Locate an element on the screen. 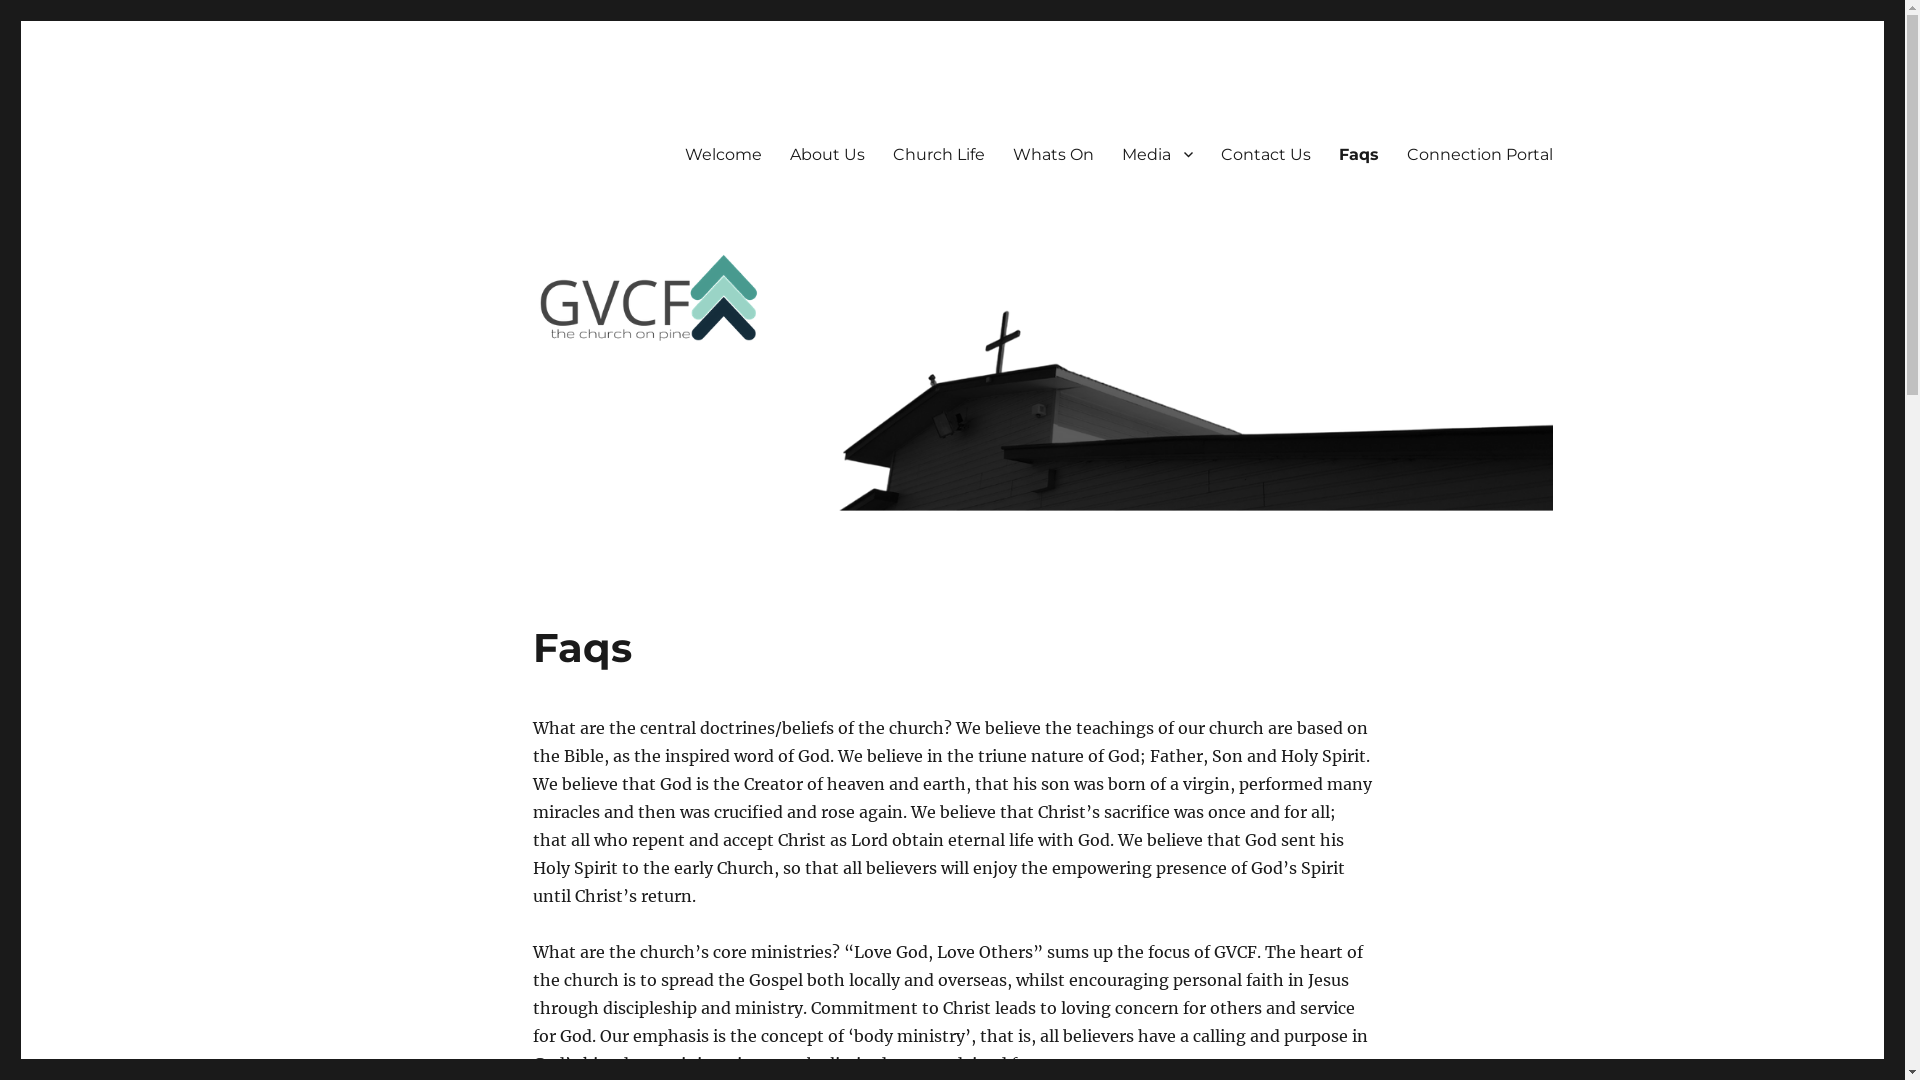 This screenshot has width=1920, height=1080. 'Welcome' is located at coordinates (721, 153).